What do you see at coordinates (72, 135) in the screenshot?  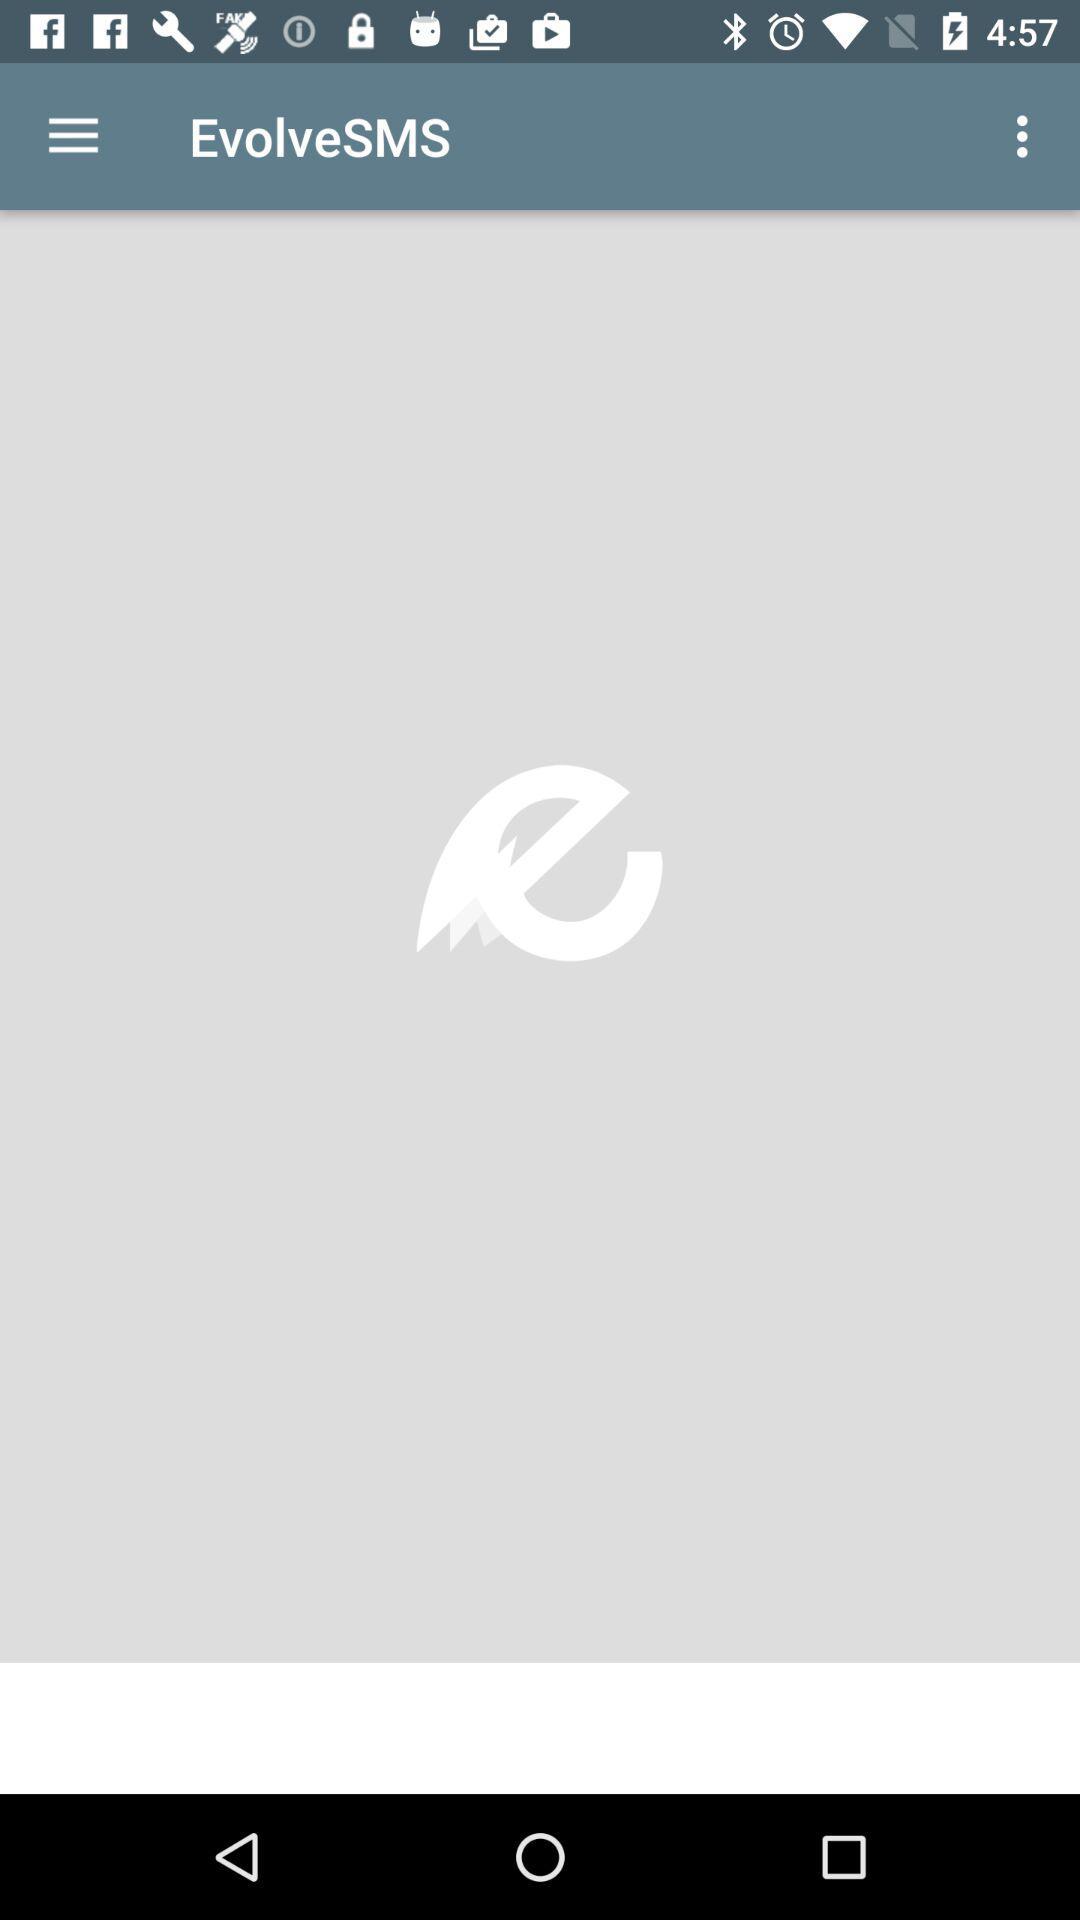 I see `the icon next to the evolvesms` at bounding box center [72, 135].